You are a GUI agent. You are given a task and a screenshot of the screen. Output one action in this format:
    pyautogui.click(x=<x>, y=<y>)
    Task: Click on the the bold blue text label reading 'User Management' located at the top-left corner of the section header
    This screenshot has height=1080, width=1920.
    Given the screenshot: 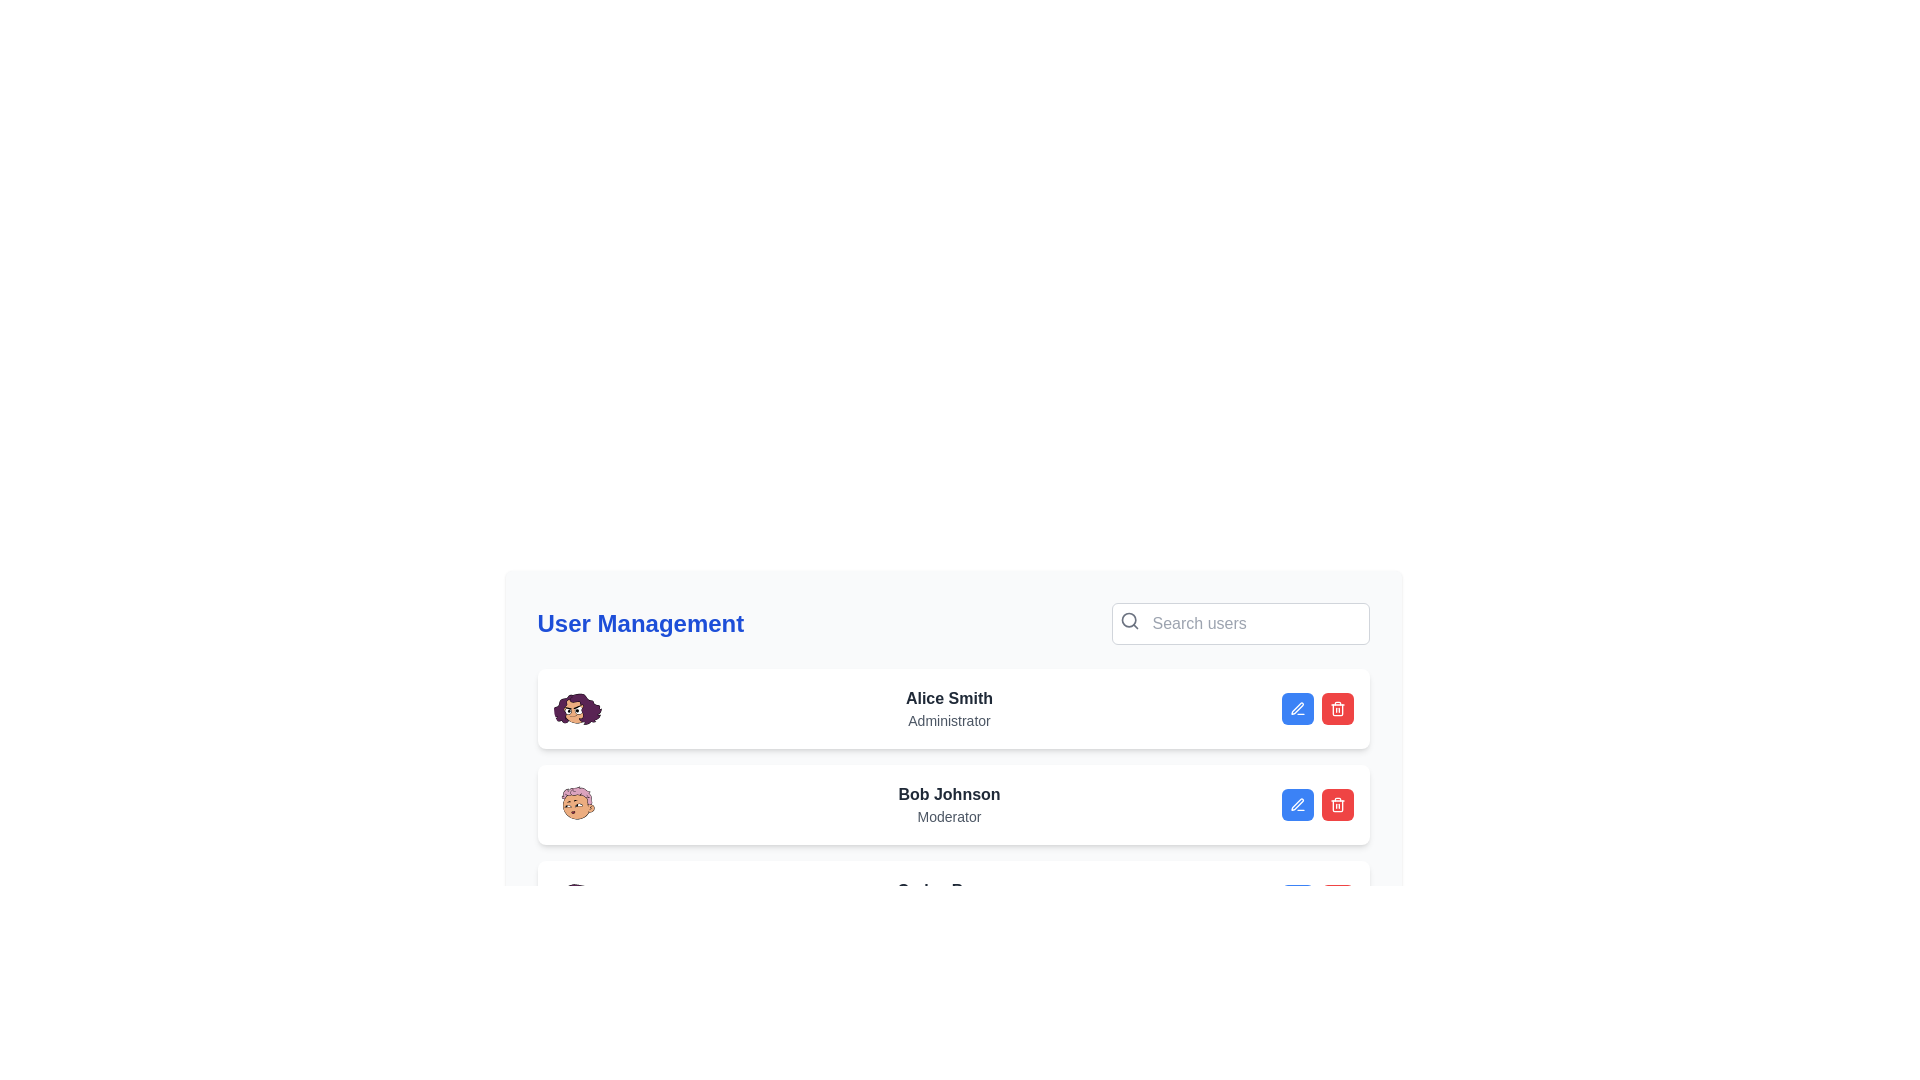 What is the action you would take?
    pyautogui.click(x=640, y=623)
    